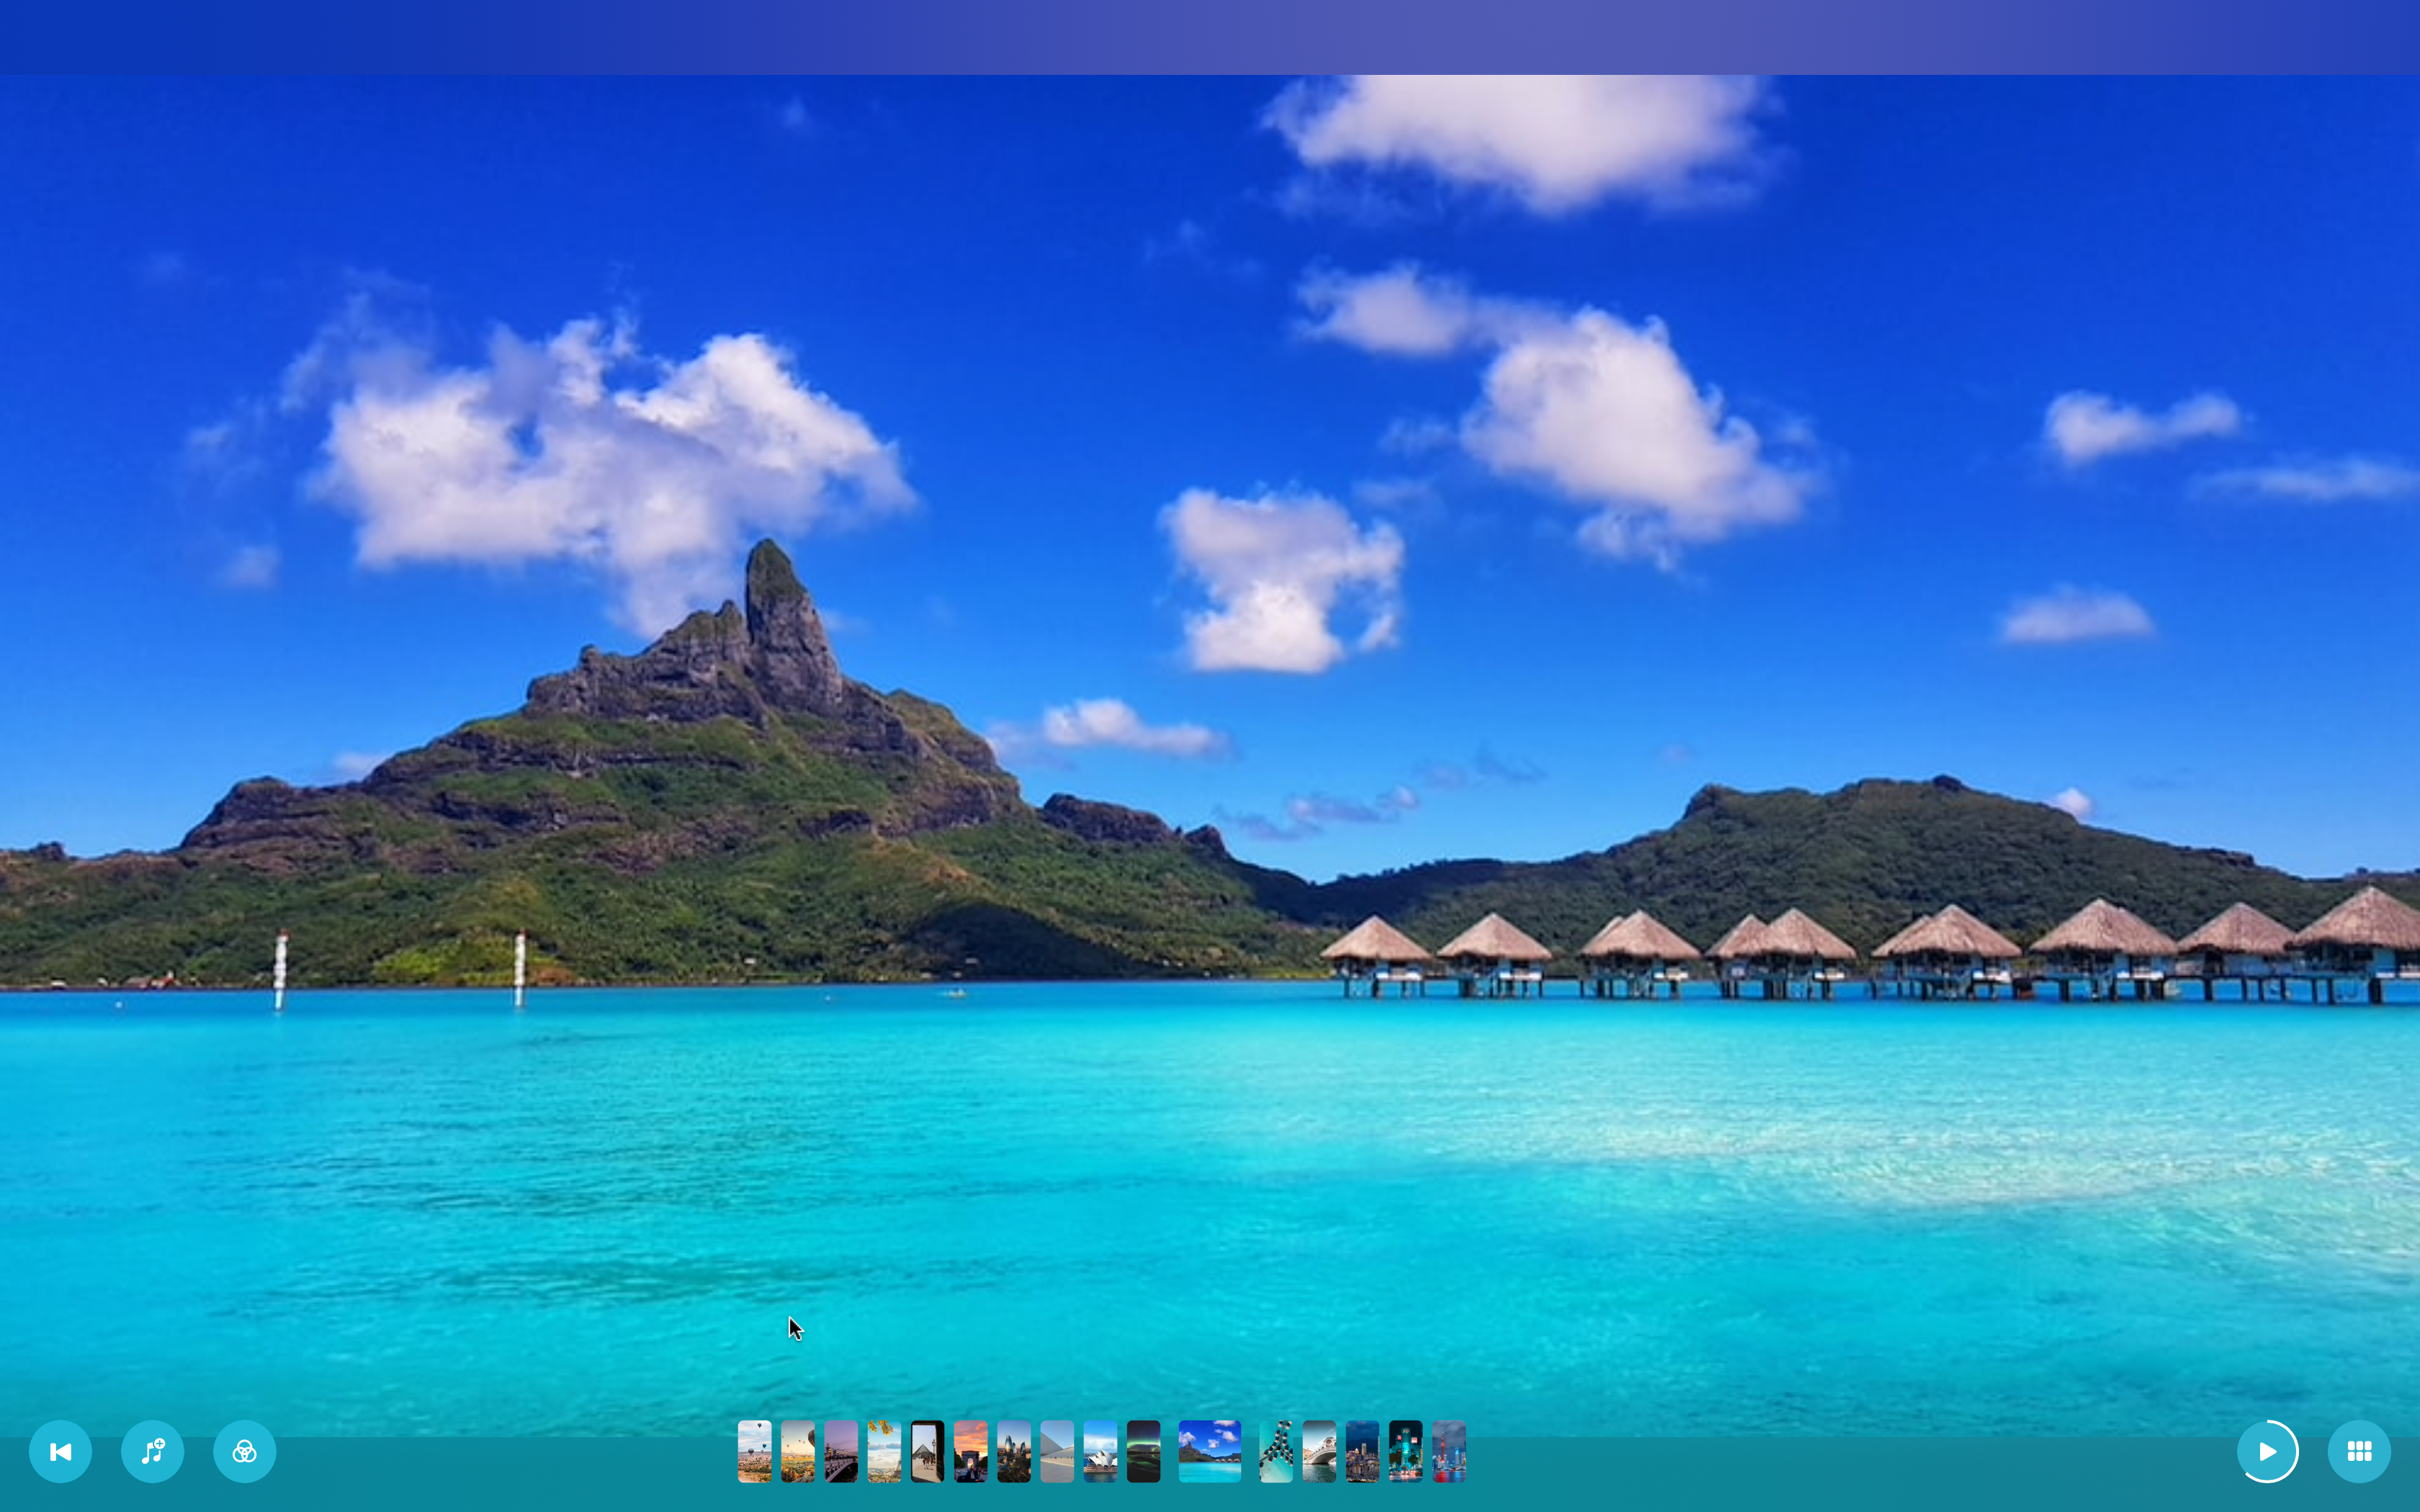 The image size is (2420, 1512). I want to click on Add the second filter to the slideshow, so click(245, 1450).